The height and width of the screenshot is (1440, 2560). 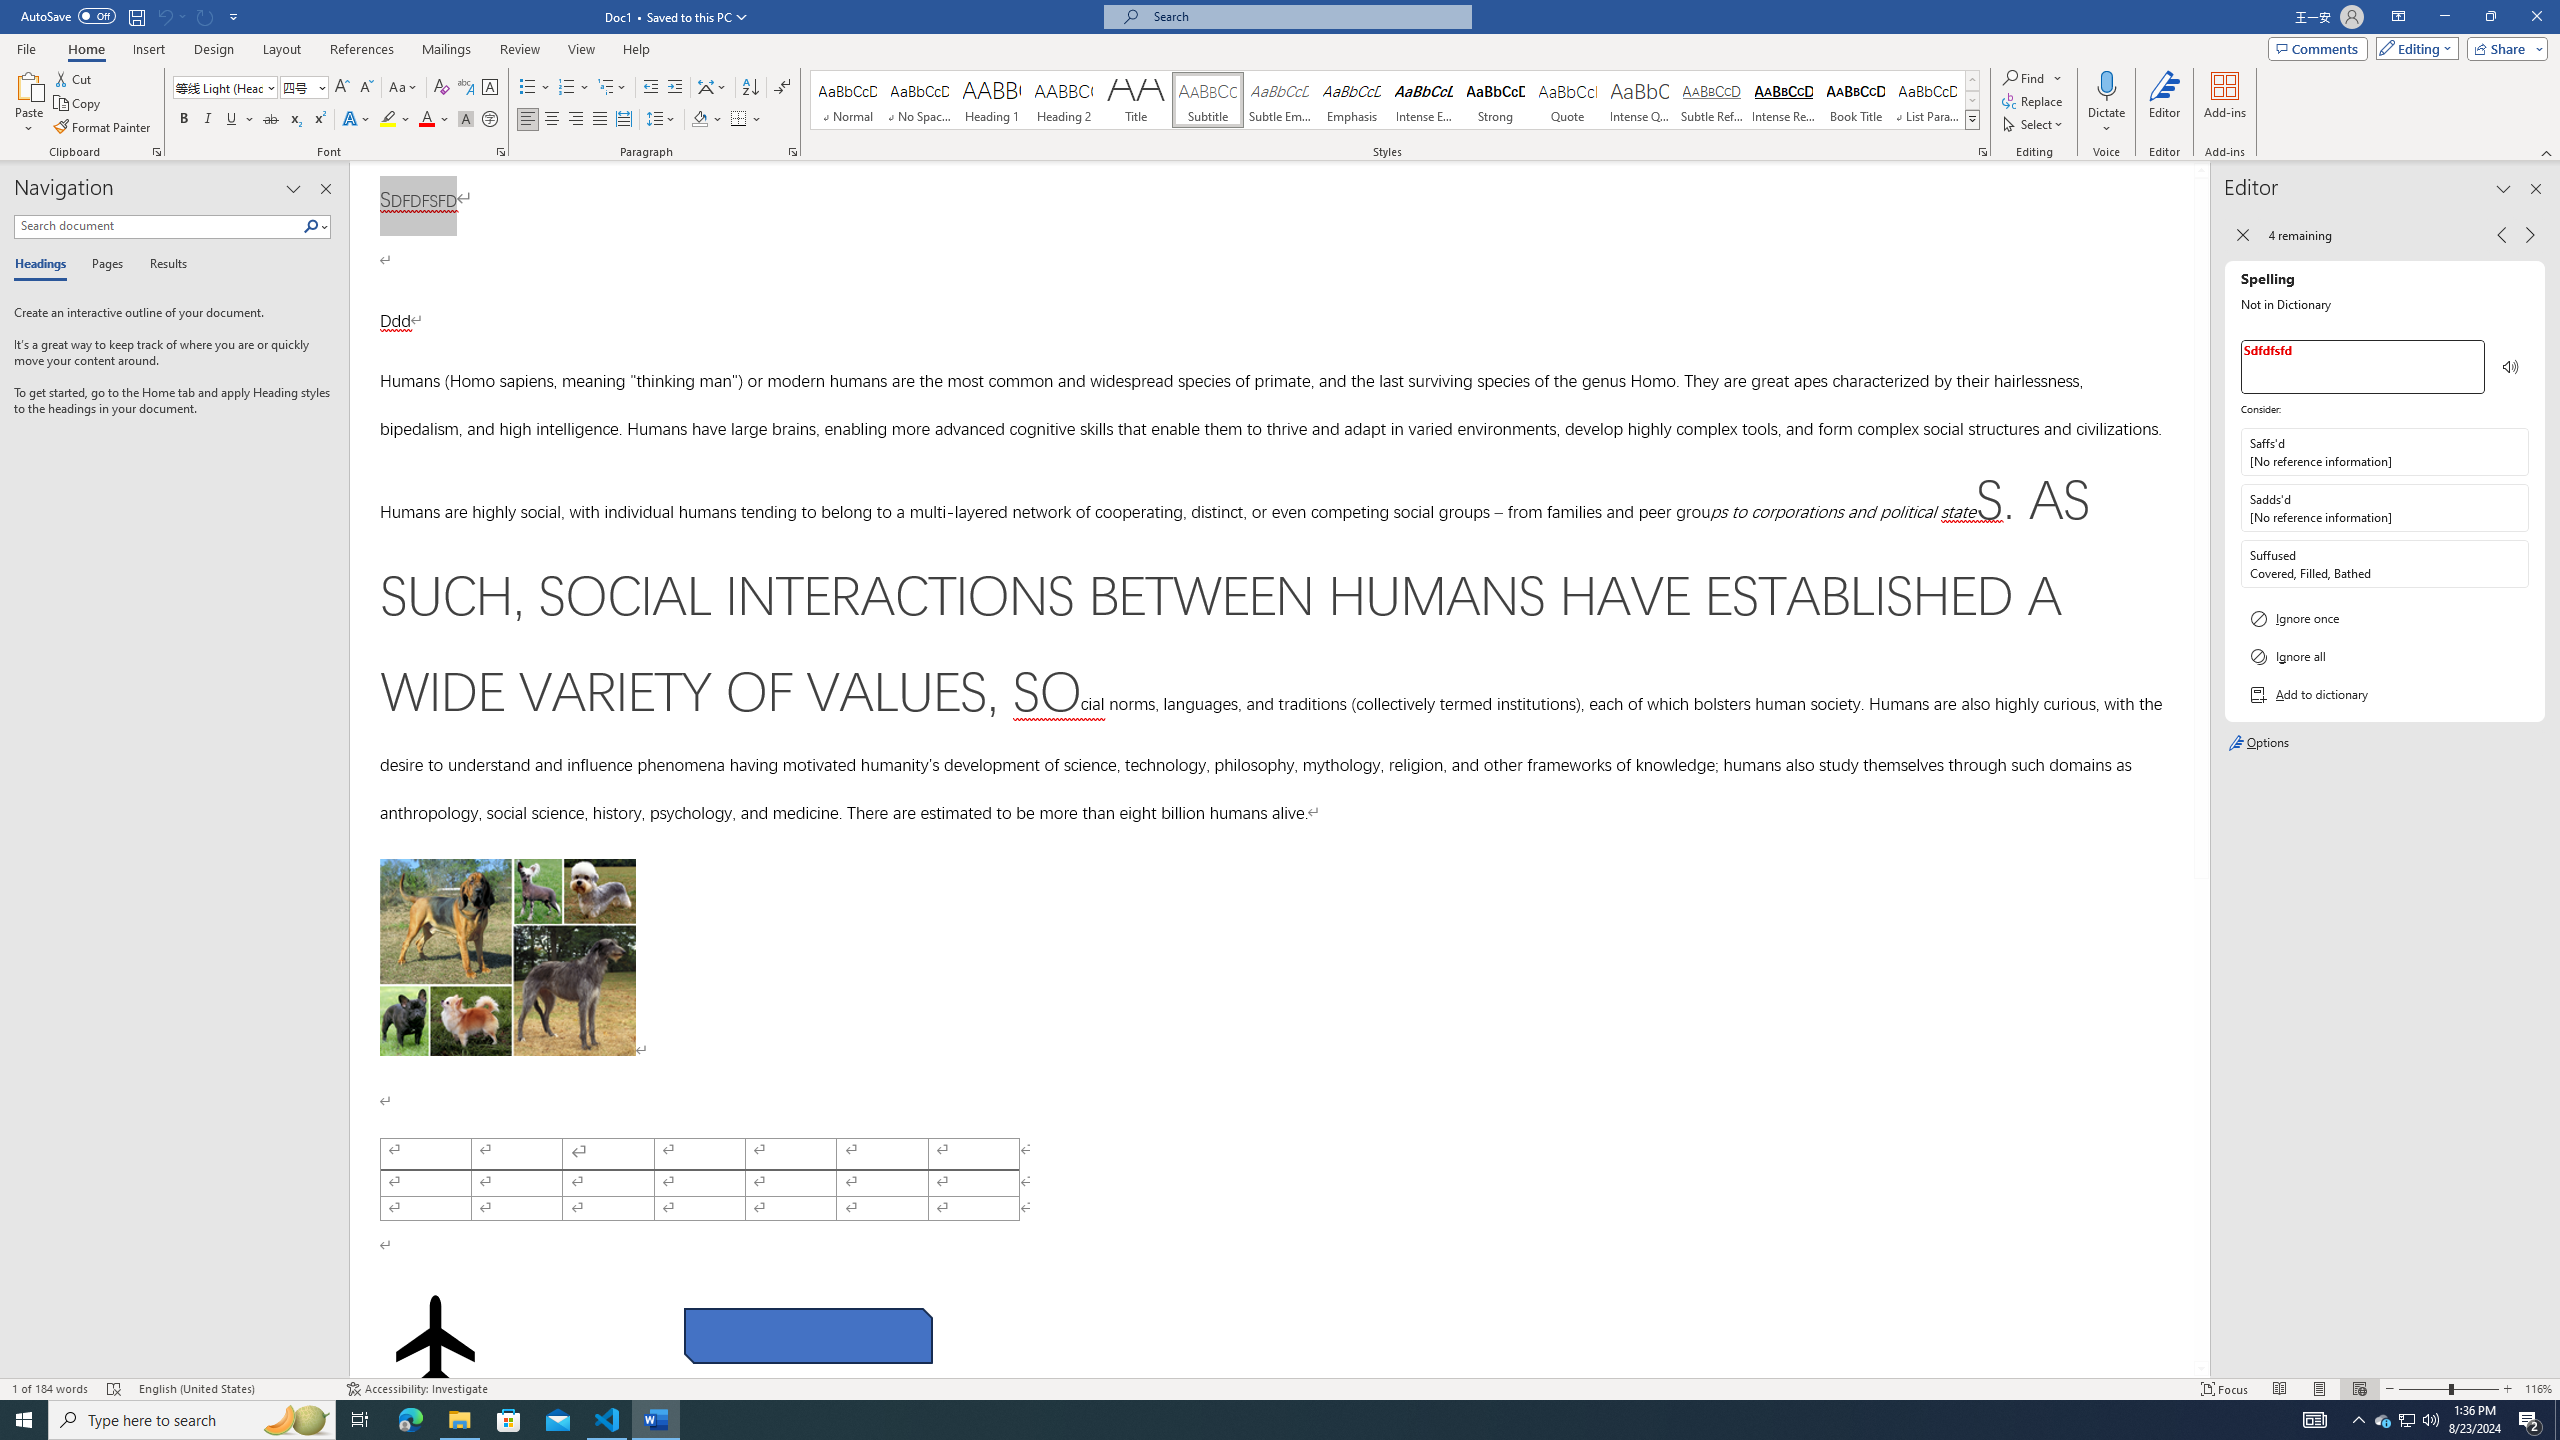 I want to click on 'AutoSave', so click(x=69, y=15).